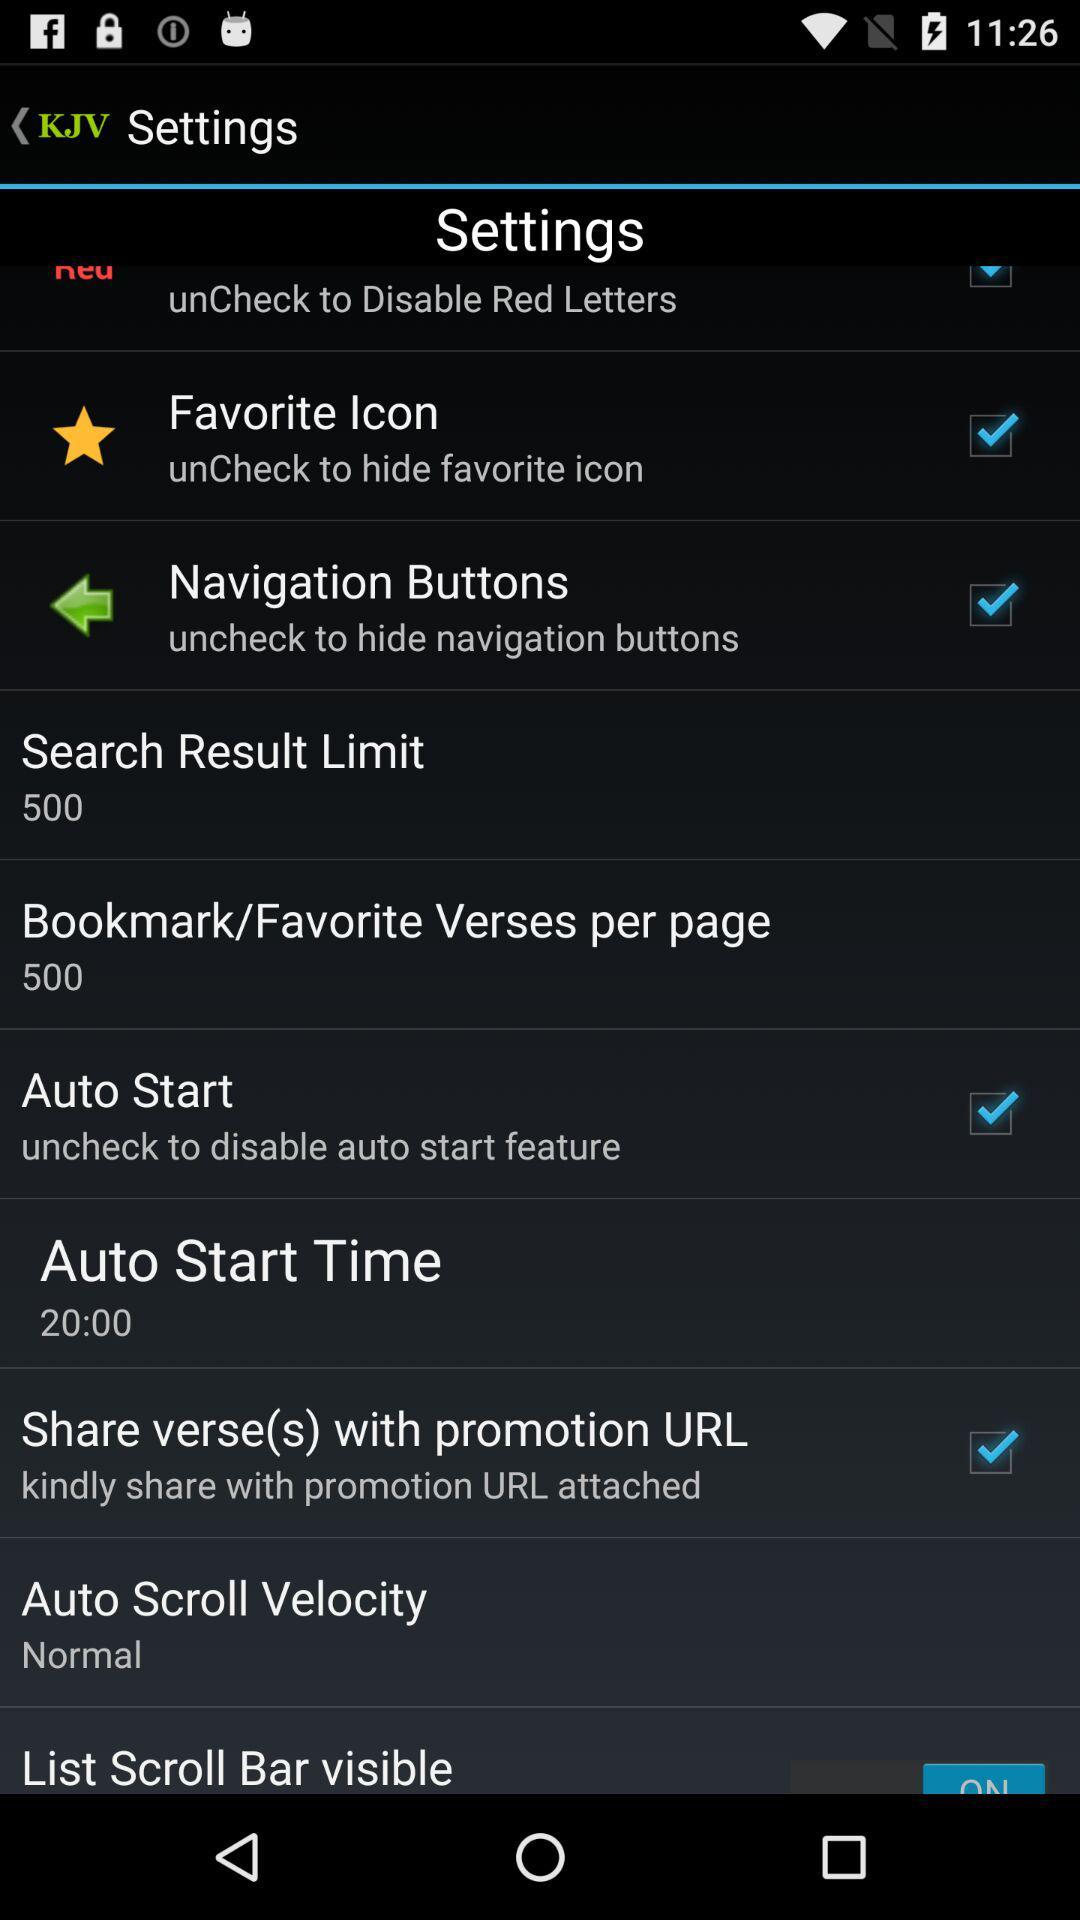 This screenshot has height=1920, width=1080. I want to click on the icon above star, so click(83, 296).